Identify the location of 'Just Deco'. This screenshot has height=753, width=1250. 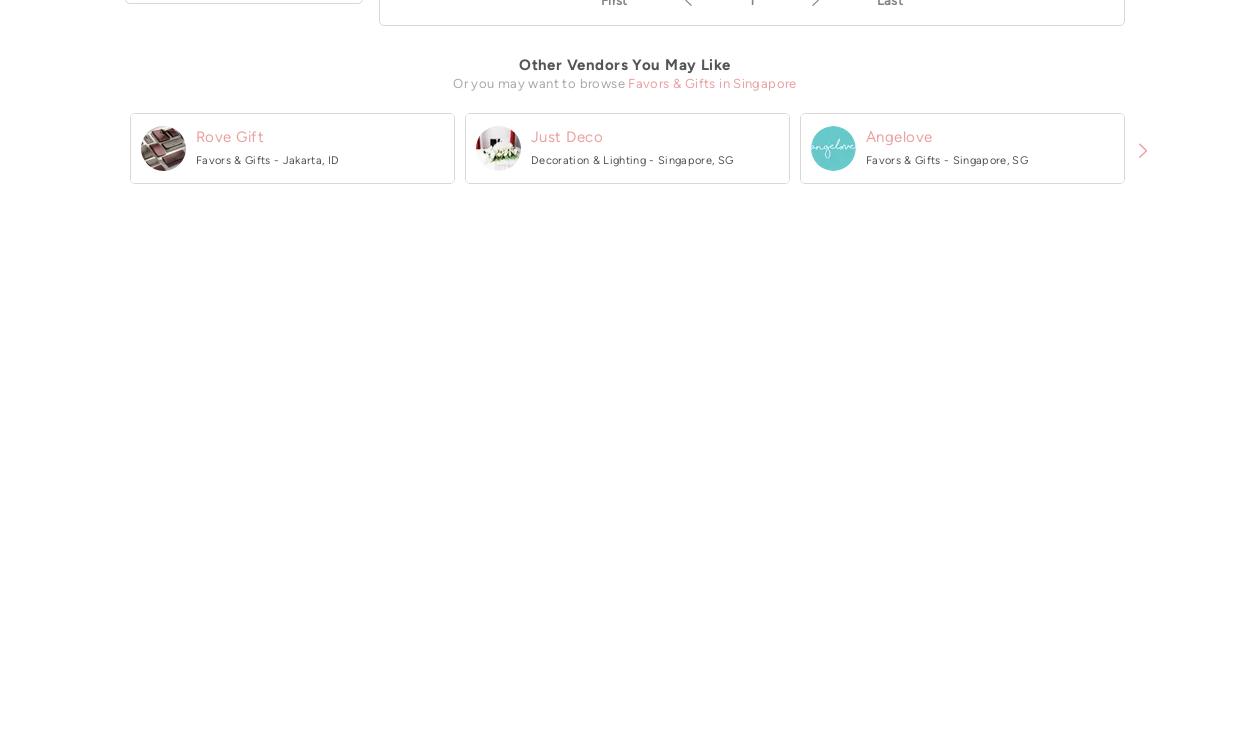
(566, 135).